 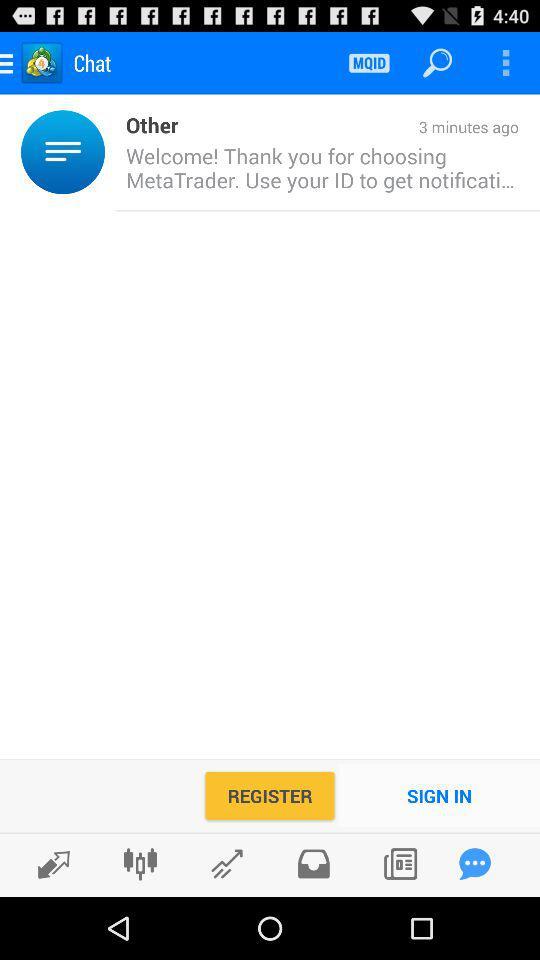 I want to click on share the article, so click(x=313, y=863).